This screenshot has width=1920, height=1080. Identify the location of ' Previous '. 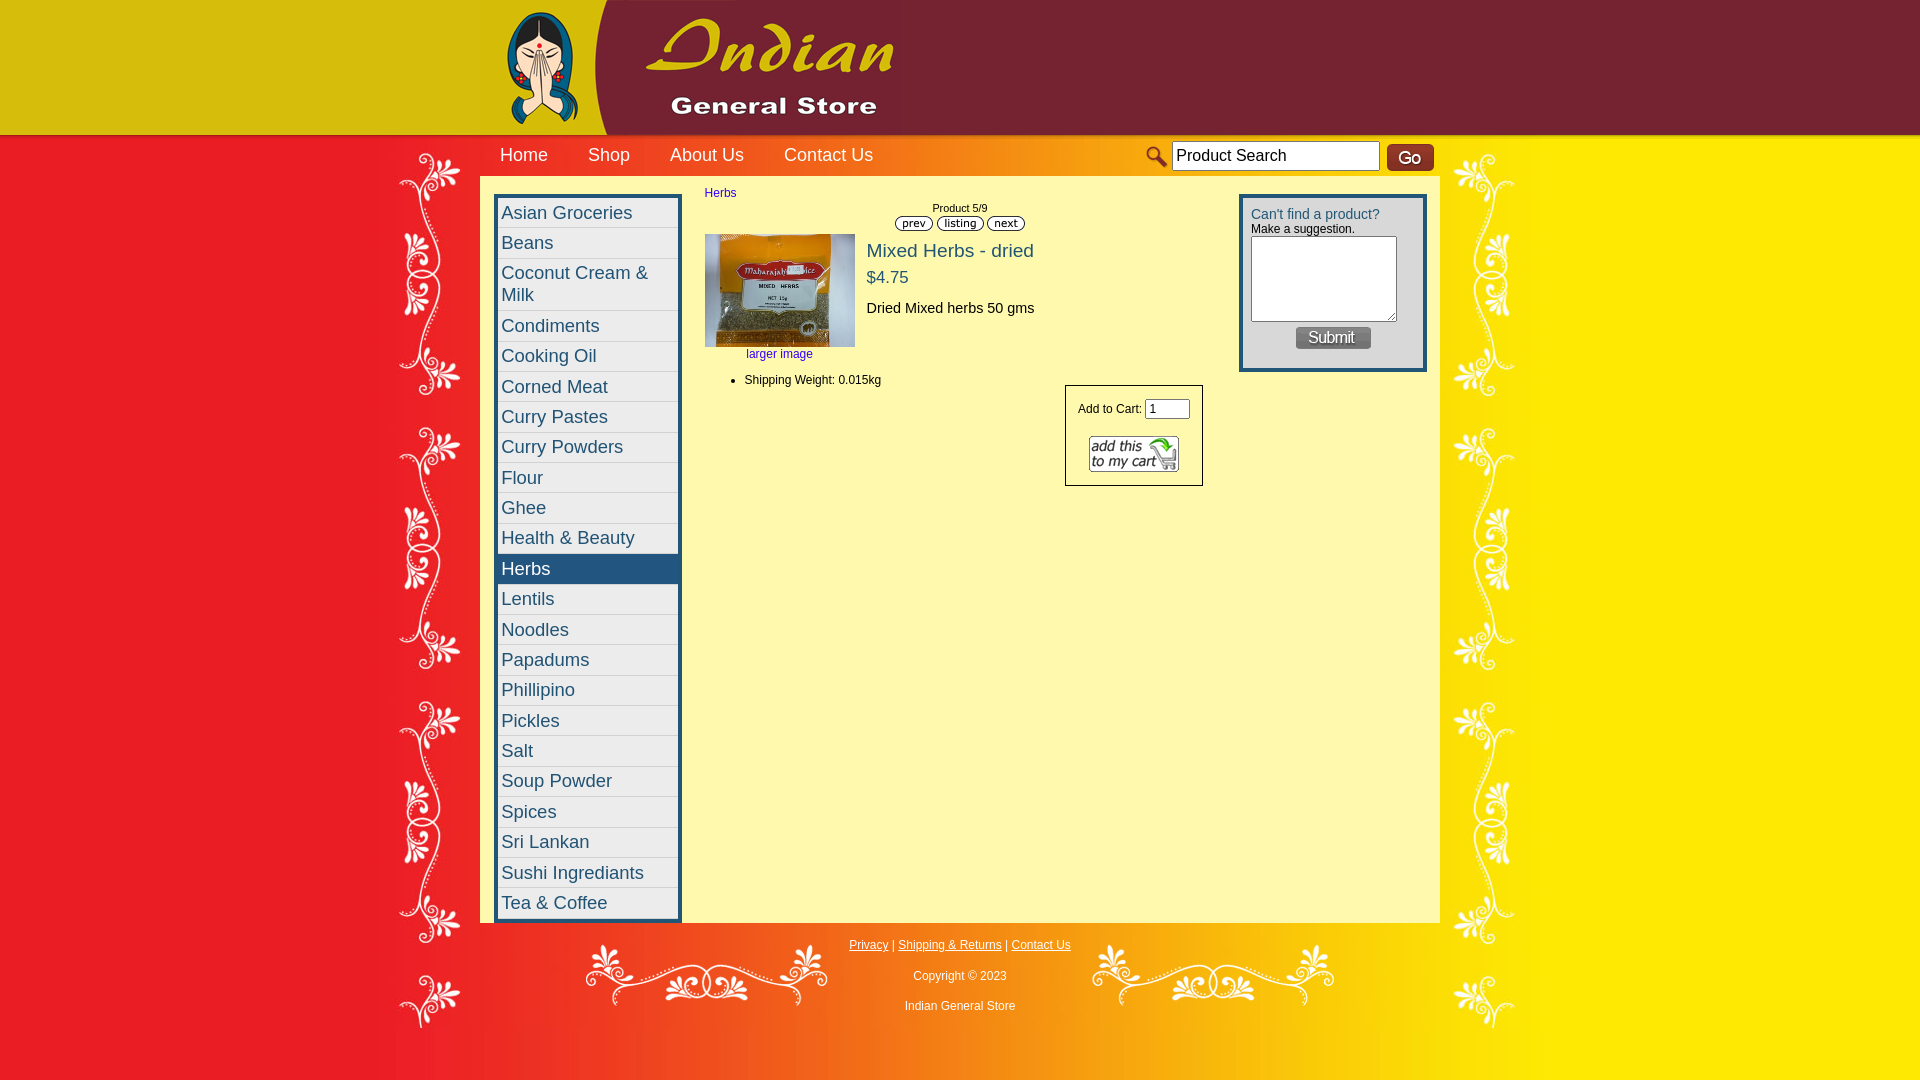
(912, 223).